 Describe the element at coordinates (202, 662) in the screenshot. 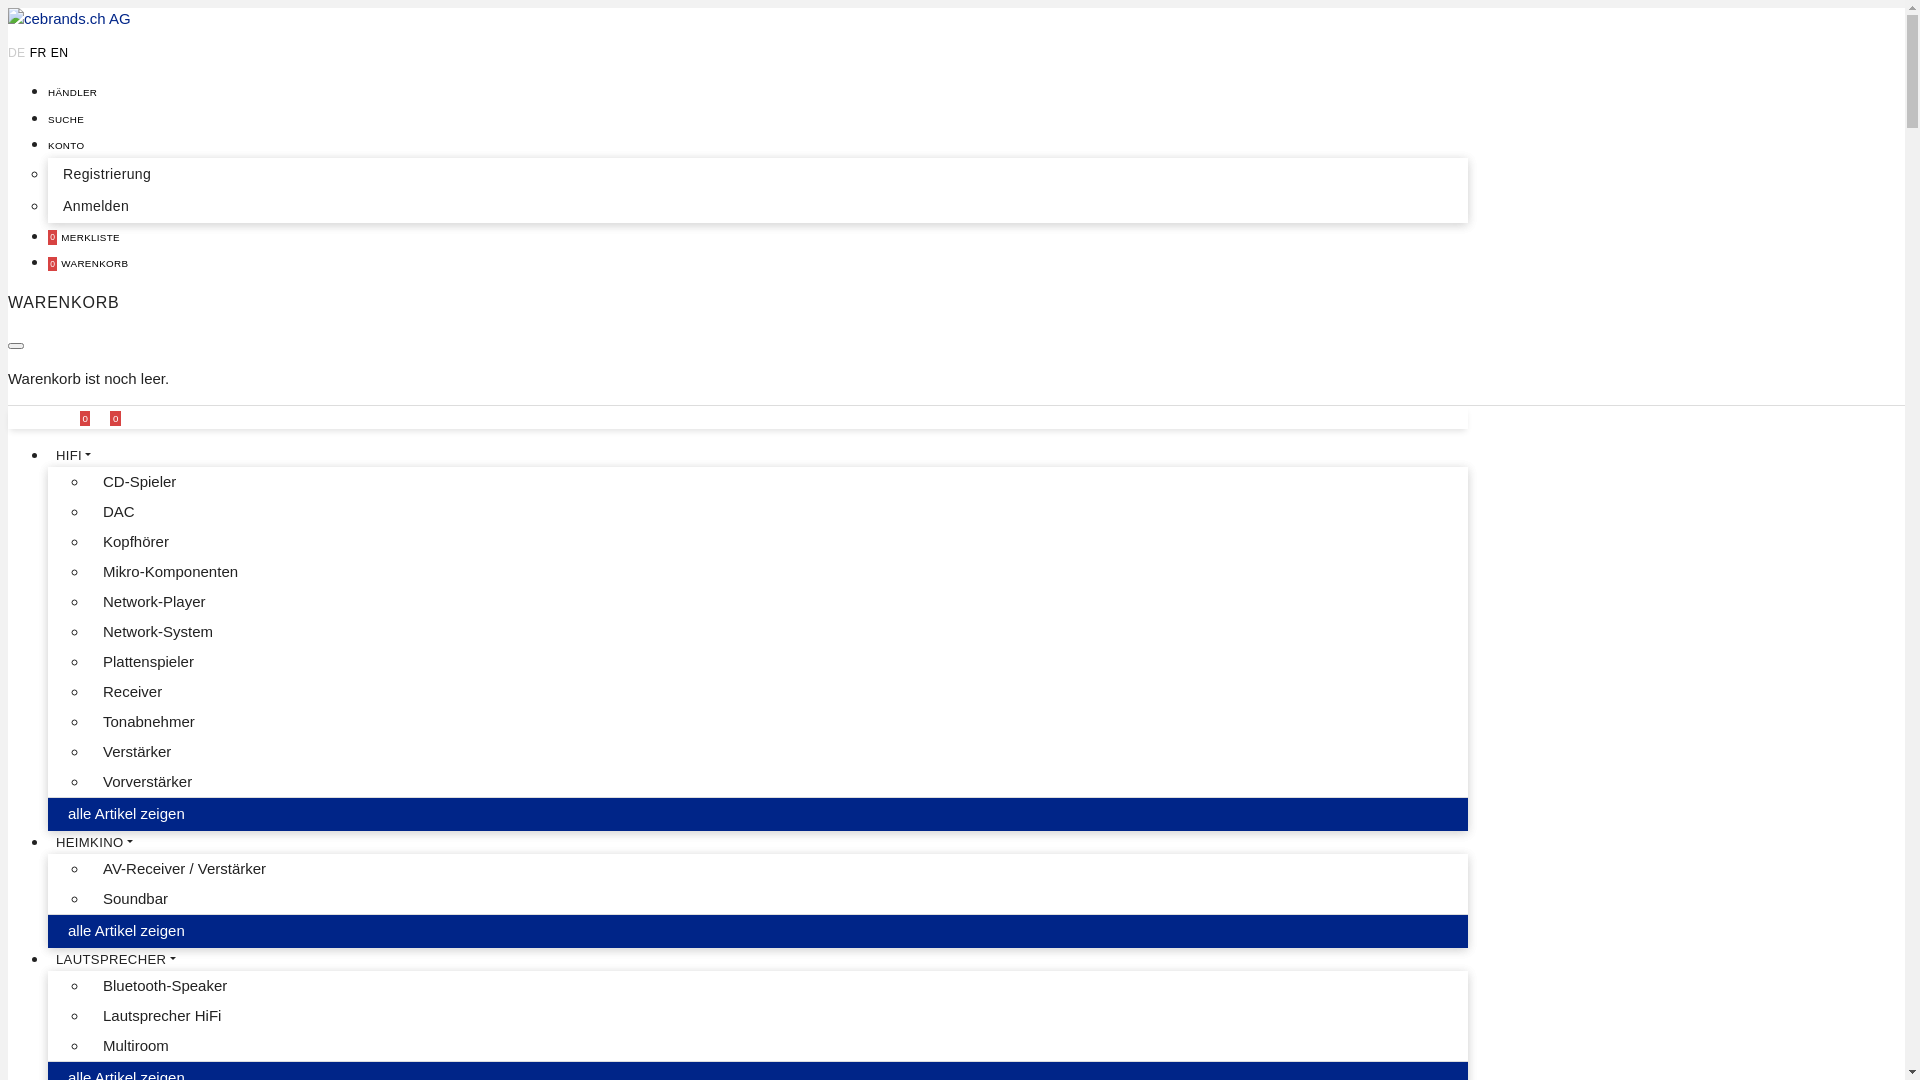

I see `'Plattenspieler'` at that location.